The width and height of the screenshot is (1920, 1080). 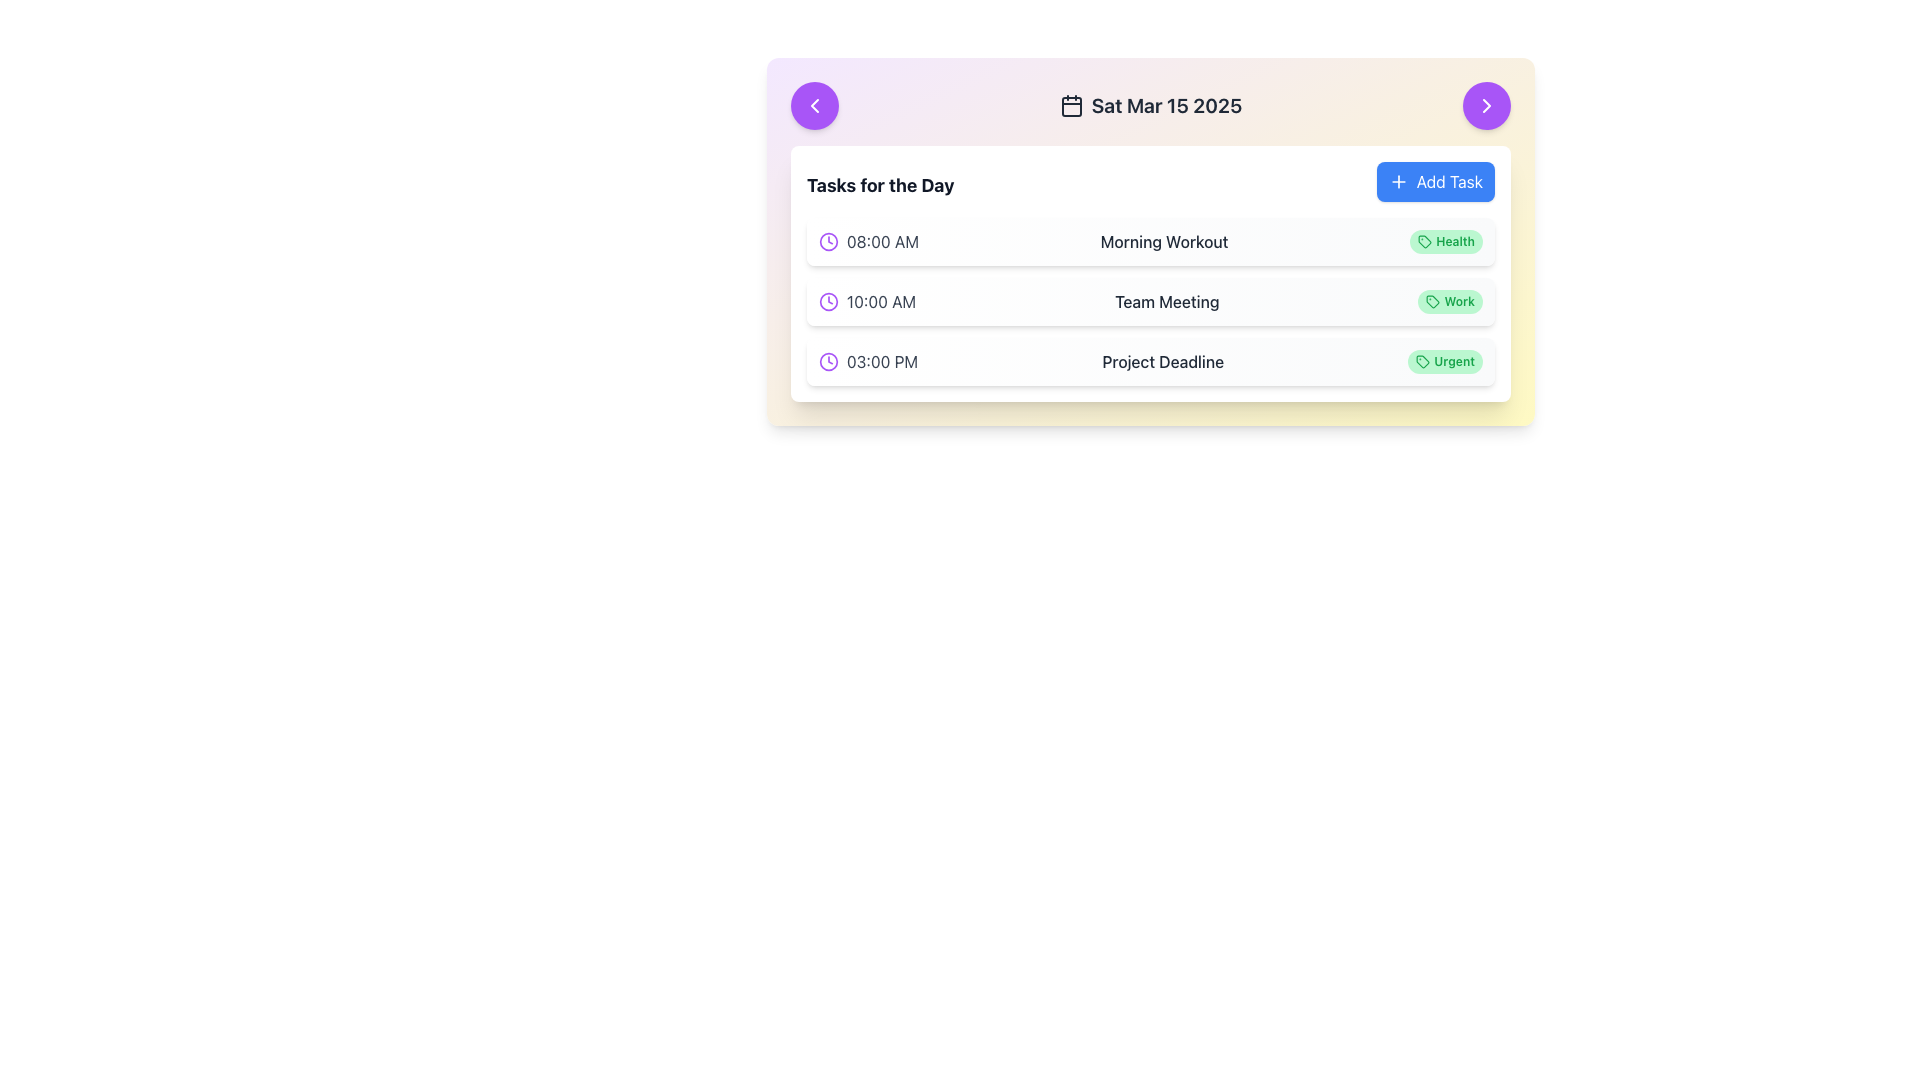 I want to click on the decorative icon next to the 'Work' label in the second row of the 'Tasks for the Day' list, adjacent to the '10:00 AM Team Meeting' label, so click(x=1432, y=301).